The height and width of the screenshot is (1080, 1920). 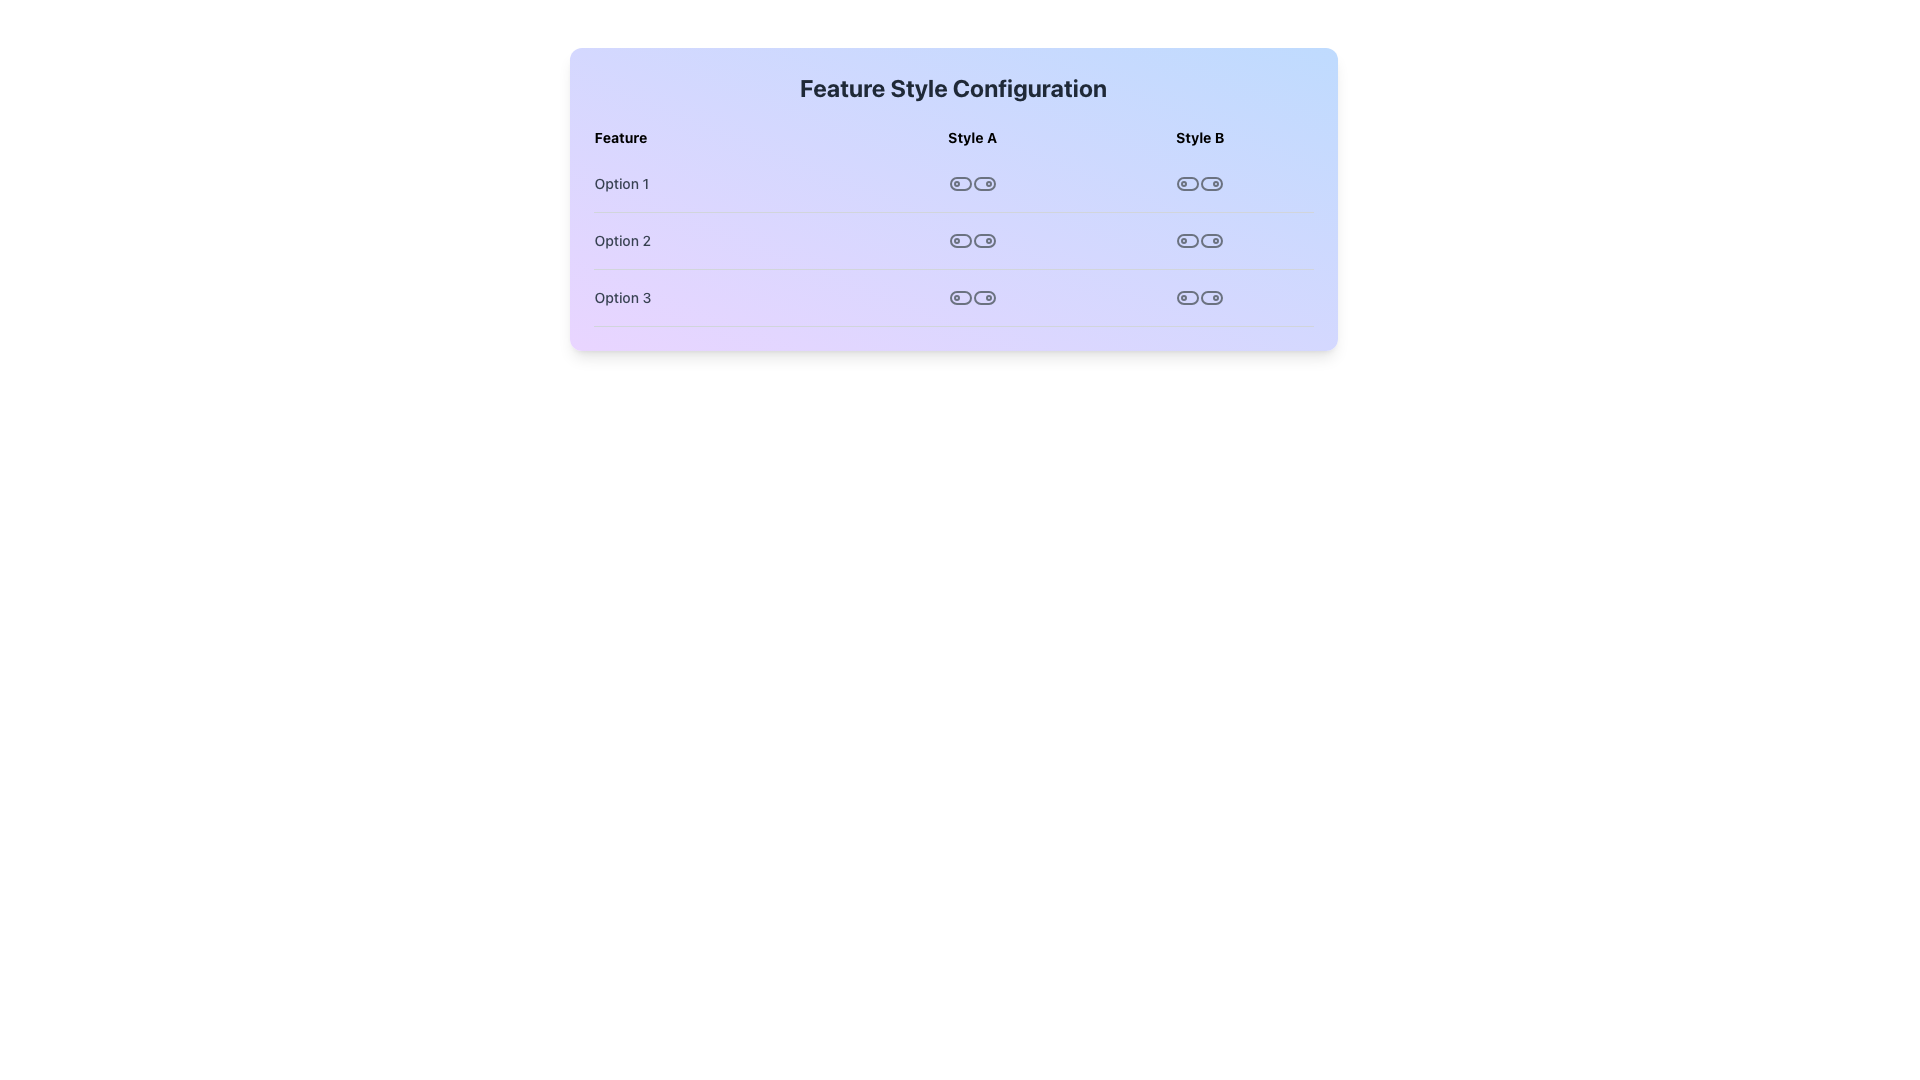 What do you see at coordinates (952, 297) in the screenshot?
I see `the toggle switches in the third row of the table labeled 'Option 3'` at bounding box center [952, 297].